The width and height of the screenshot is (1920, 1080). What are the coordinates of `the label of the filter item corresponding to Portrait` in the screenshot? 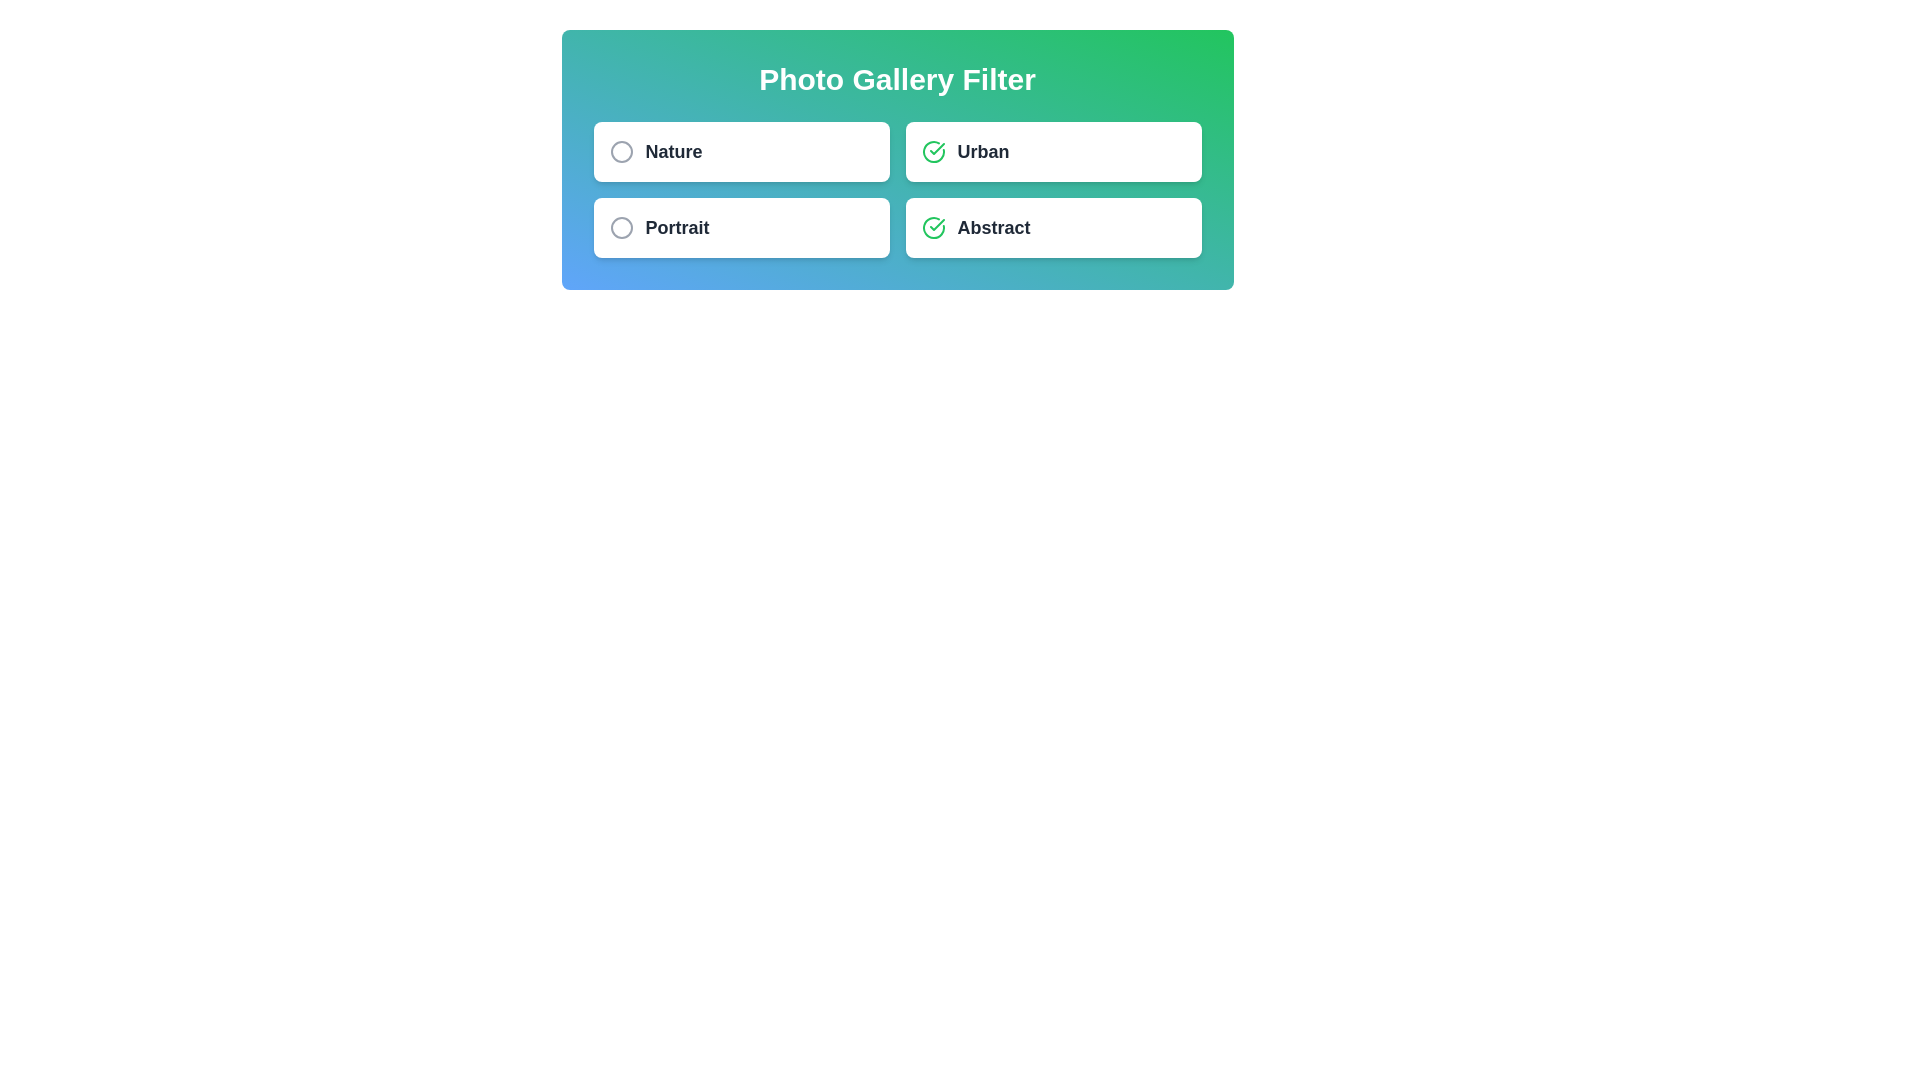 It's located at (677, 226).